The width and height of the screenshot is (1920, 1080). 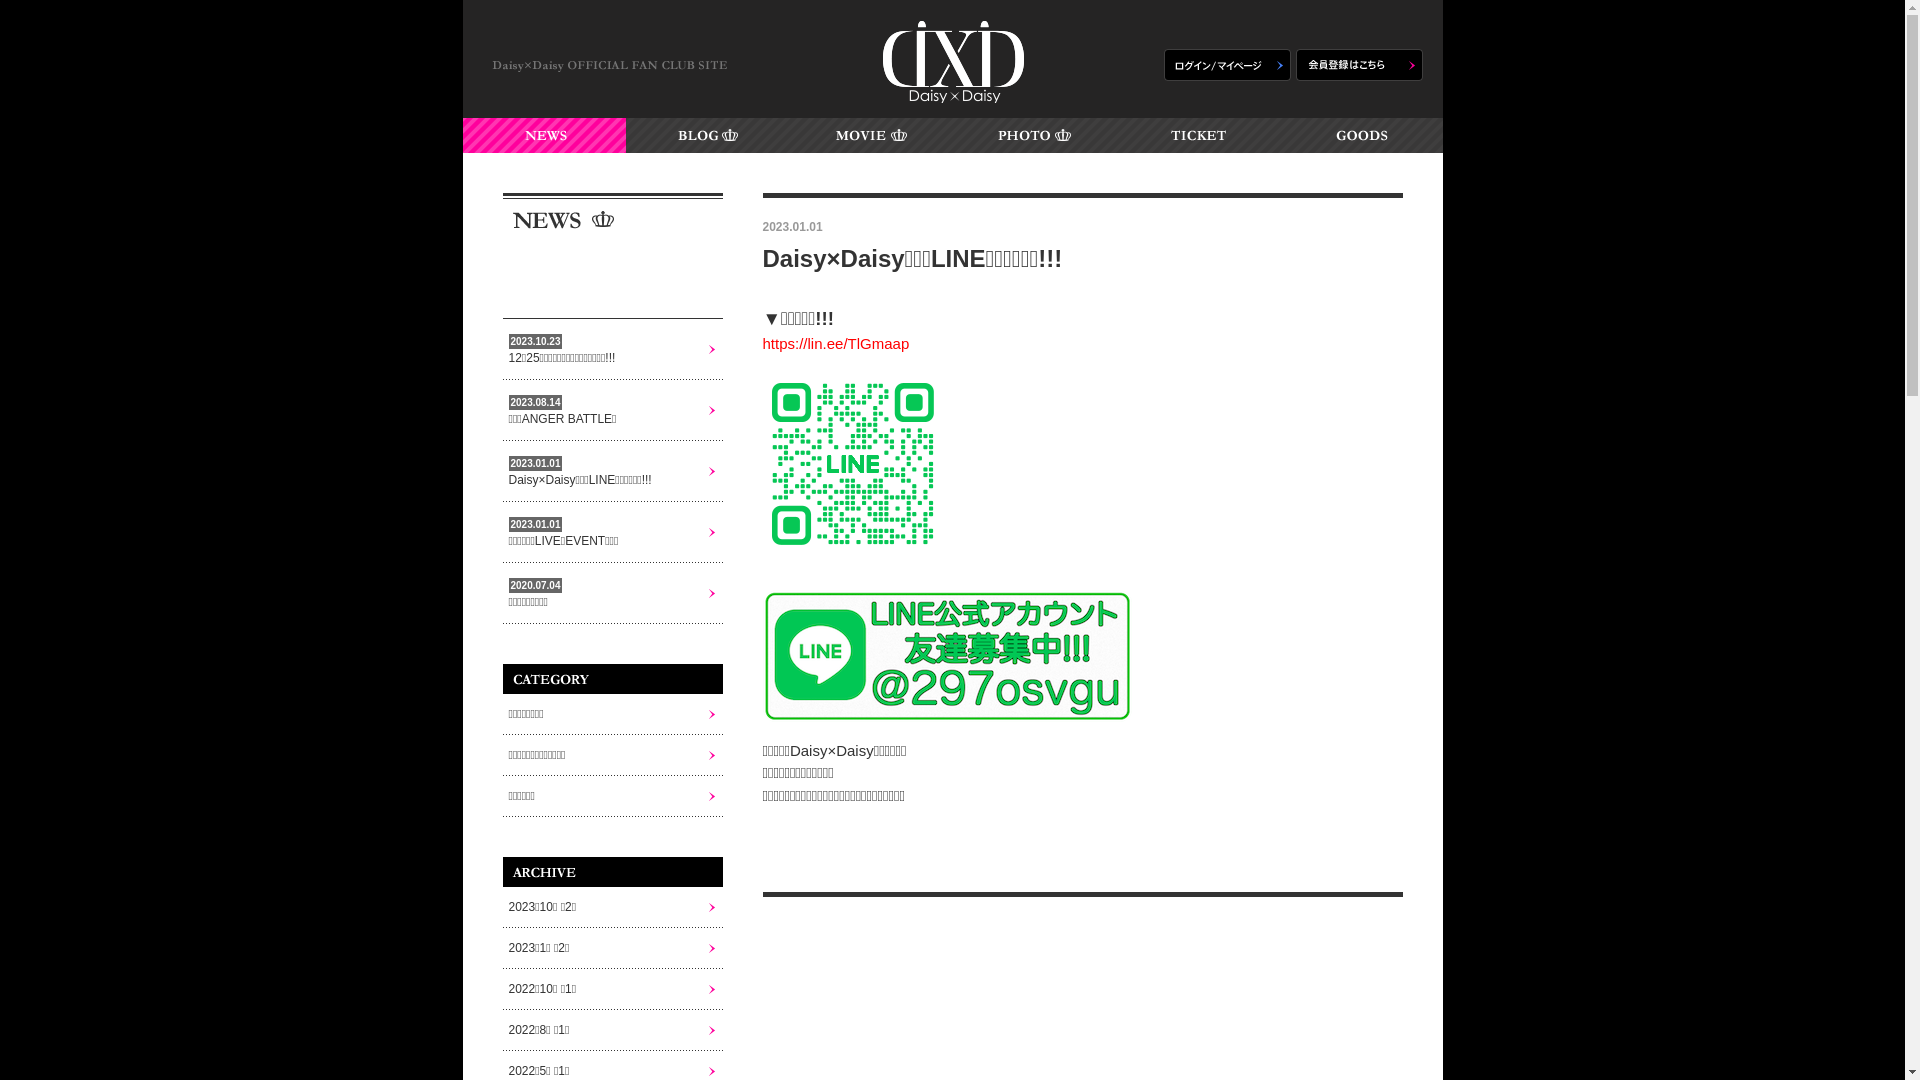 I want to click on 'https://lin.ee/TlGmaap', so click(x=835, y=342).